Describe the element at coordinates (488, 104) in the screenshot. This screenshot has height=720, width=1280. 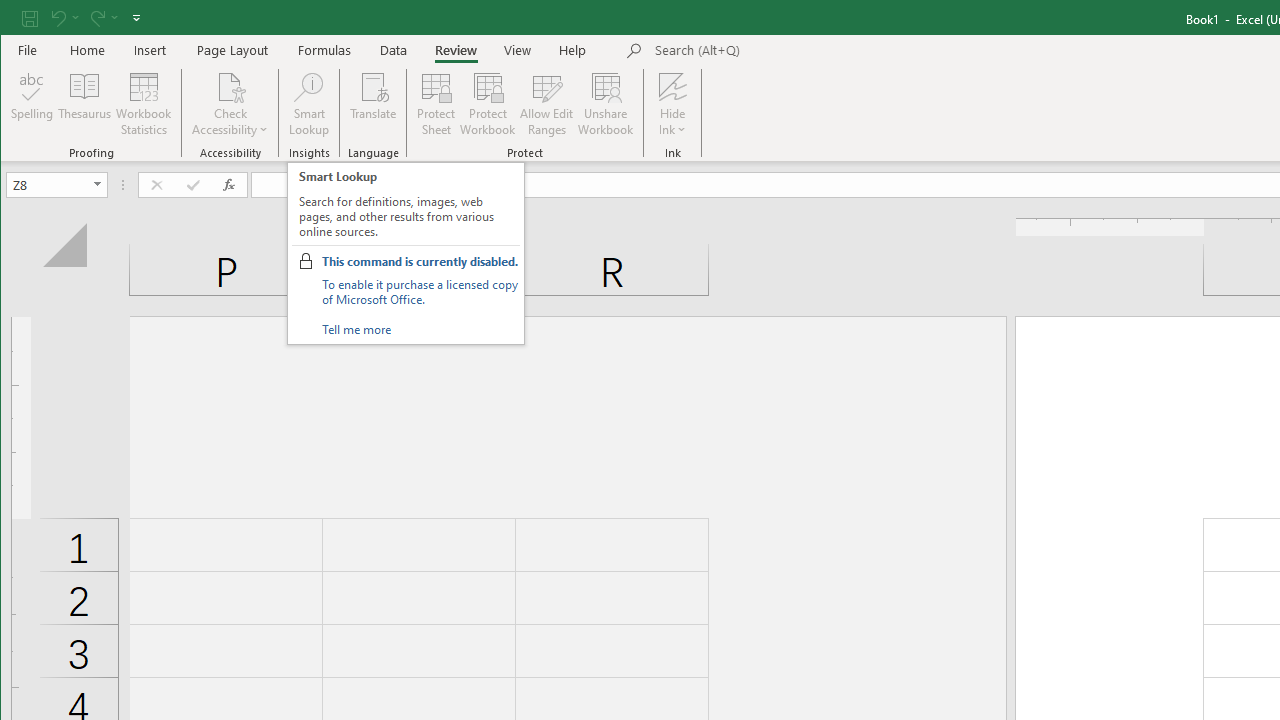
I see `'Protect Workbook...'` at that location.